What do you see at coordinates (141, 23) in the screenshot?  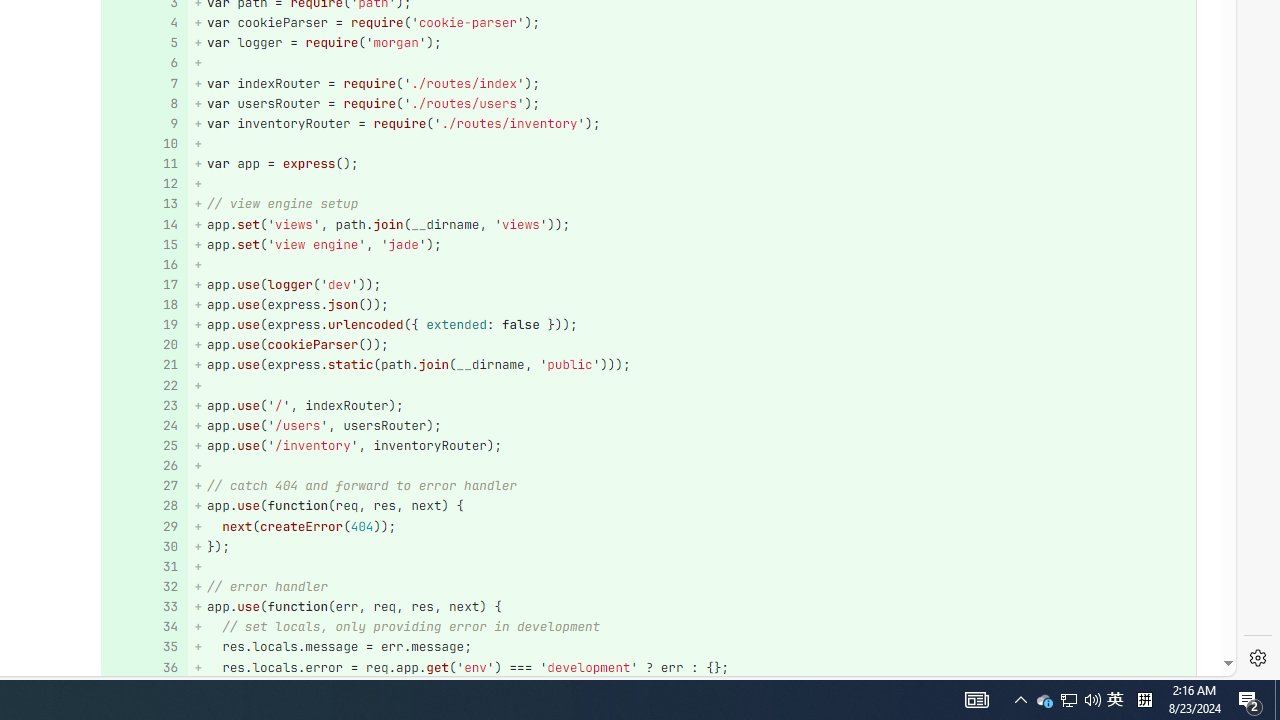 I see `'4'` at bounding box center [141, 23].